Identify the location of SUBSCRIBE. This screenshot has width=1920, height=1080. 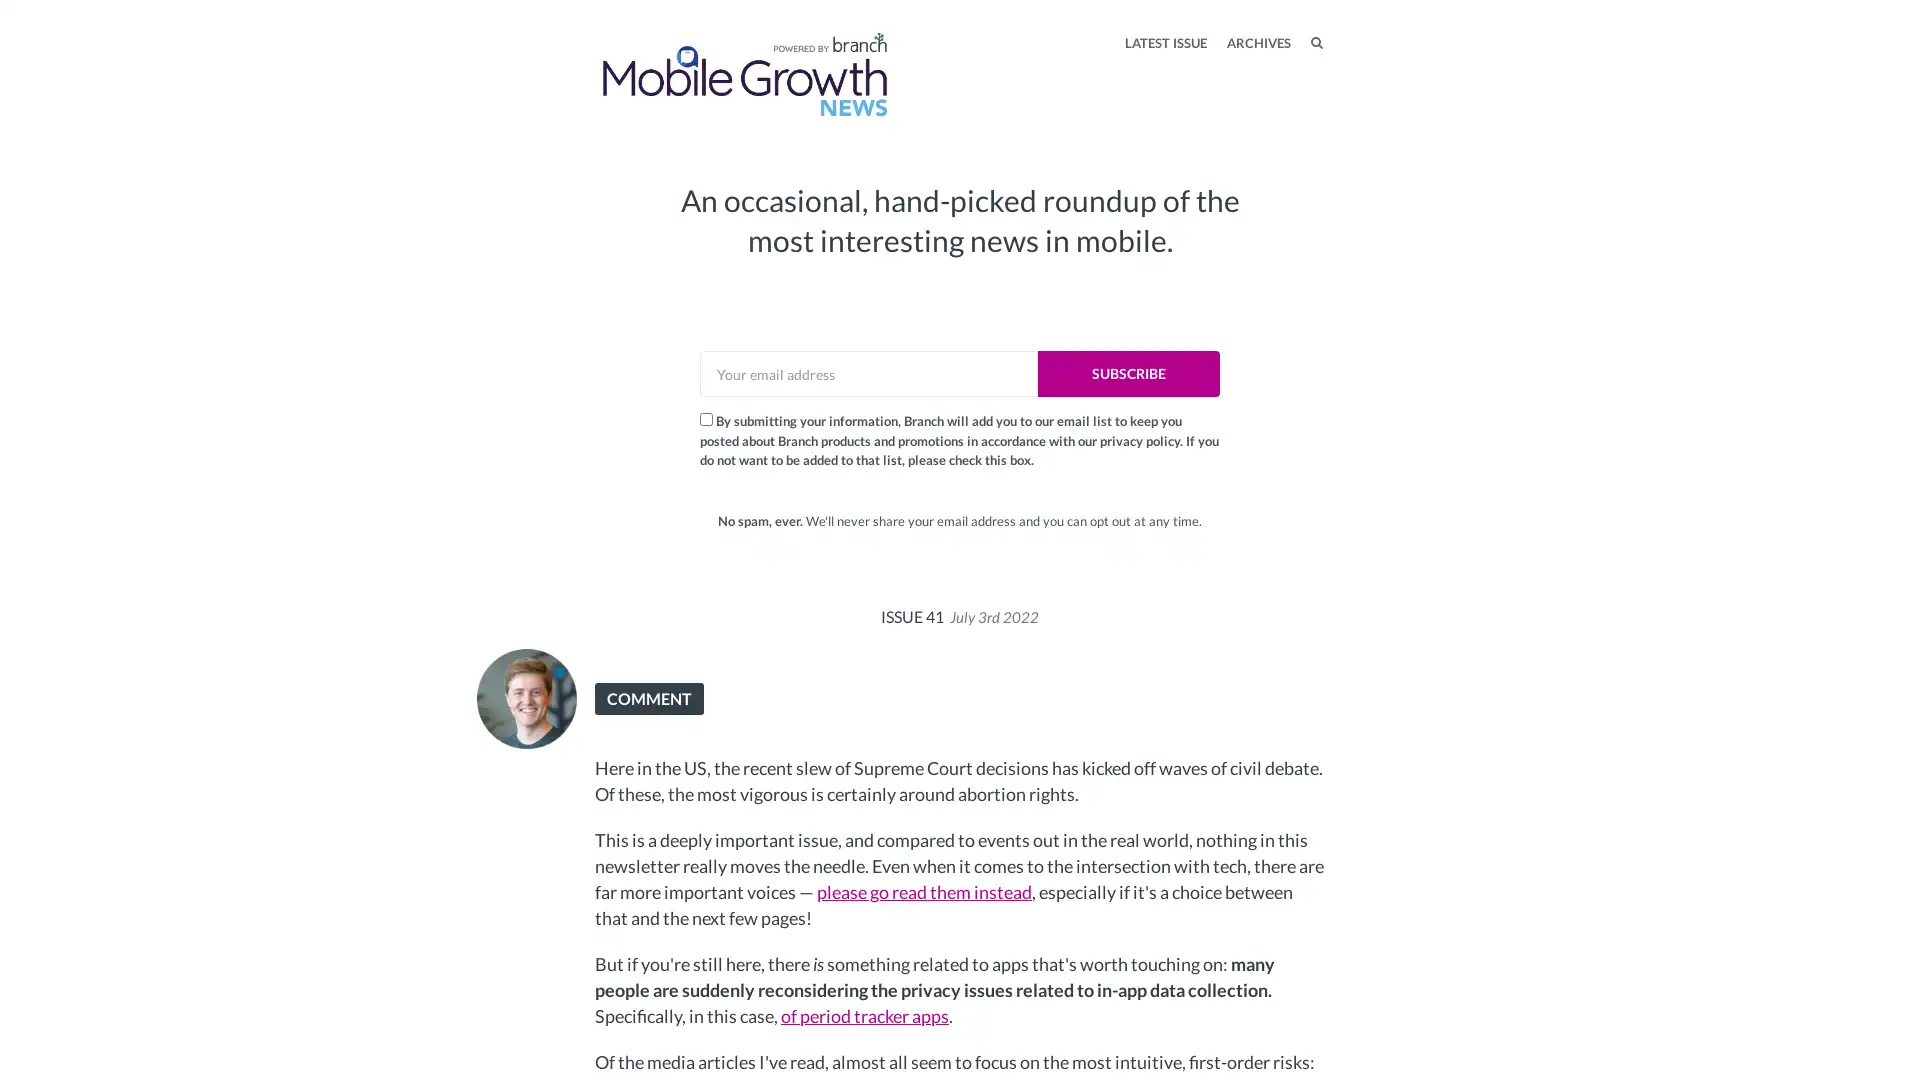
(1128, 374).